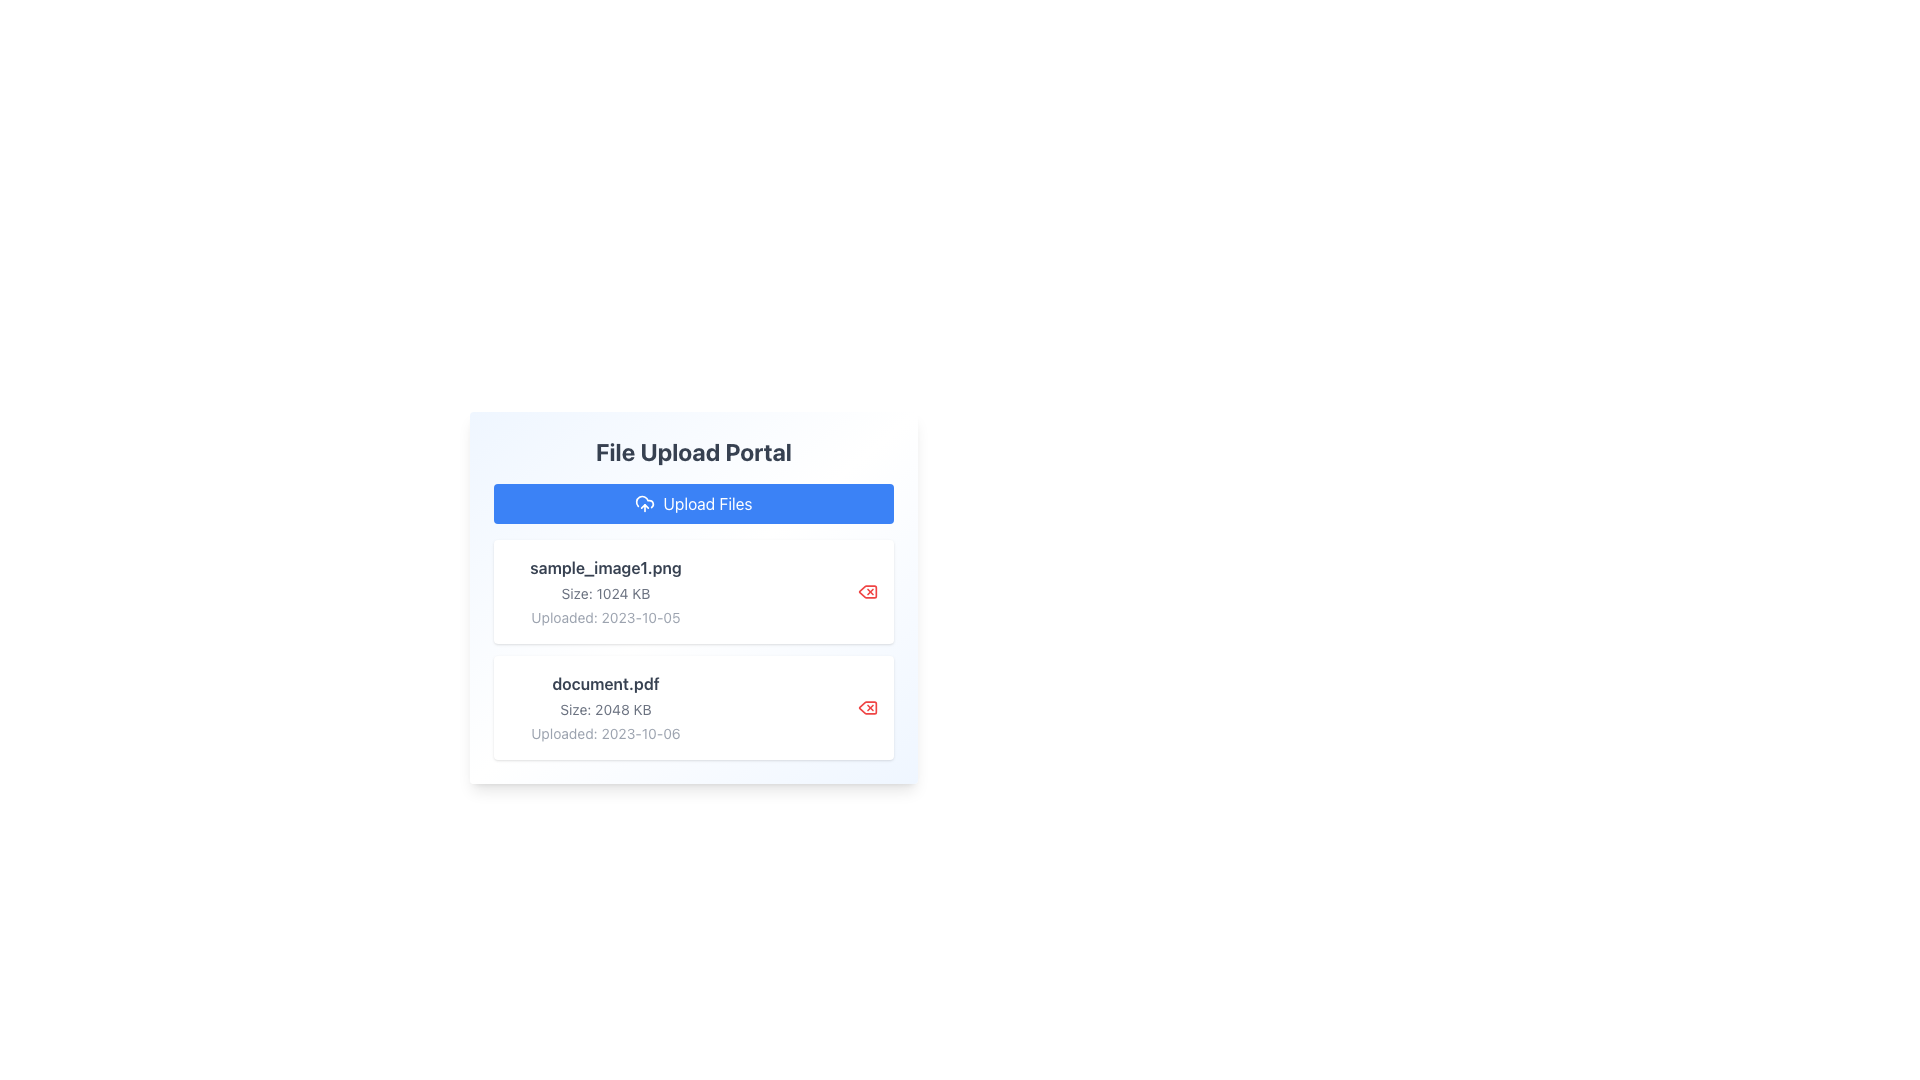 The width and height of the screenshot is (1920, 1080). What do you see at coordinates (694, 503) in the screenshot?
I see `the prominently styled 'Upload Files' button with a blue background and white text, located in the 'File Upload Portal' section, to initiate file upload` at bounding box center [694, 503].